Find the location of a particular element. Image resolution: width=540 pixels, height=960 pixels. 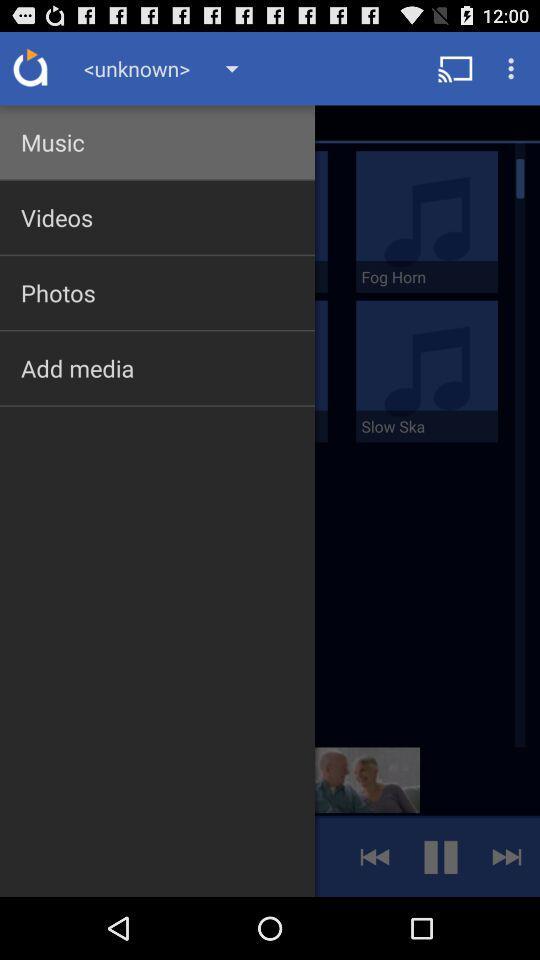

the av_rewind icon is located at coordinates (374, 917).